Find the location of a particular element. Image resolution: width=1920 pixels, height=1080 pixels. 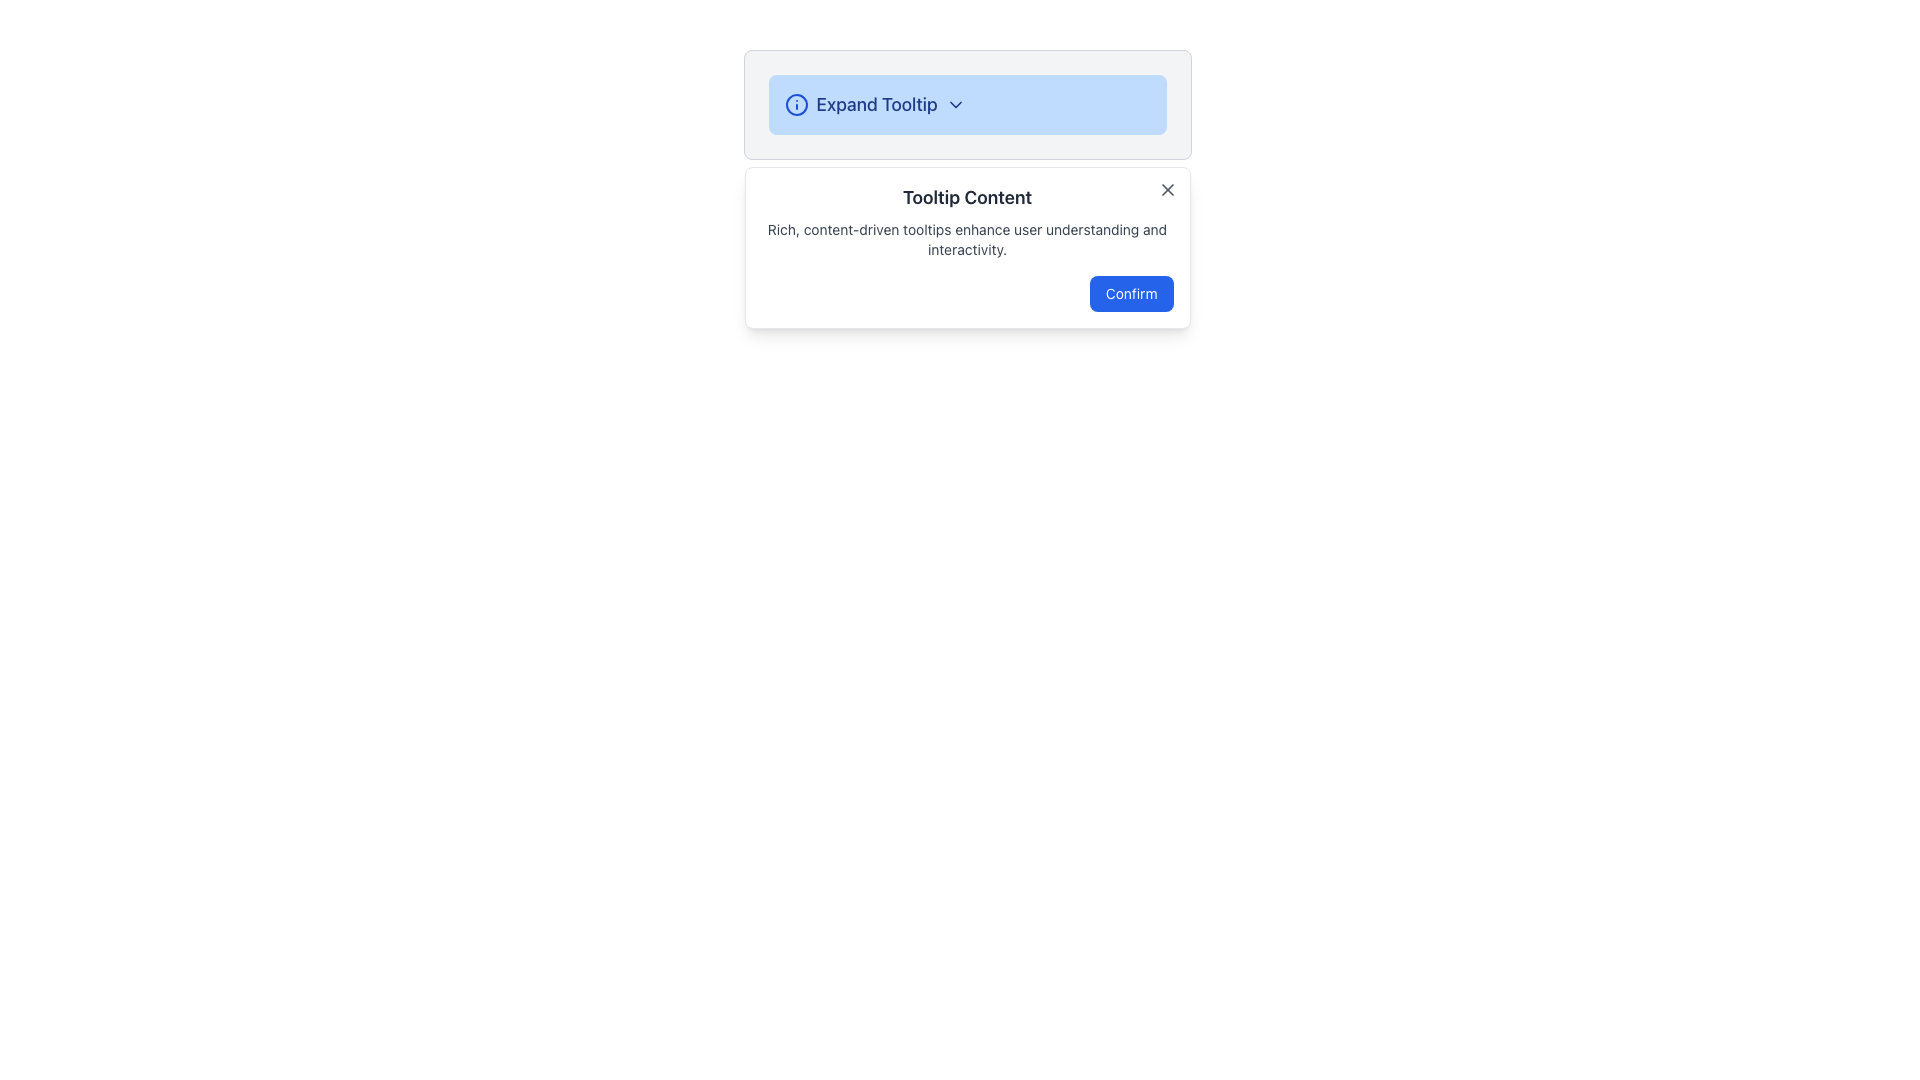

the confirm button located at the bottom right of the dialog box to confirm the action is located at coordinates (1131, 293).